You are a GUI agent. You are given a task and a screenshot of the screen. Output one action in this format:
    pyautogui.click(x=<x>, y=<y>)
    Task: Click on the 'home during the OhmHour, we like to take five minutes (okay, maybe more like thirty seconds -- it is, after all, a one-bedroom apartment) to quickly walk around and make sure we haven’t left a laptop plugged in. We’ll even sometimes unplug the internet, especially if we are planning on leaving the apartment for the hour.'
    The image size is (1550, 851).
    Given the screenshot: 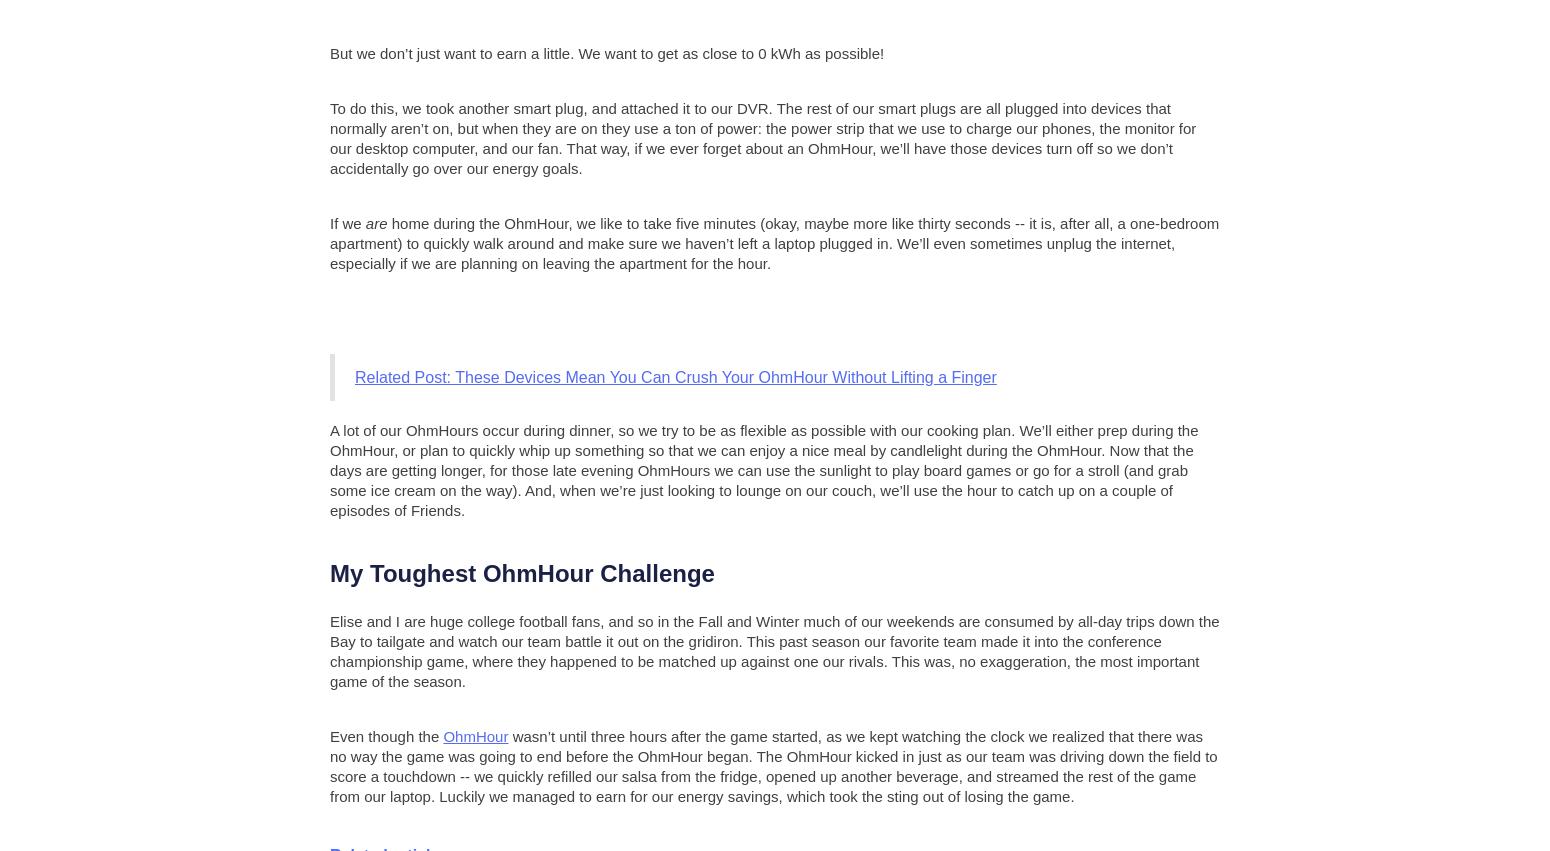 What is the action you would take?
    pyautogui.click(x=328, y=241)
    